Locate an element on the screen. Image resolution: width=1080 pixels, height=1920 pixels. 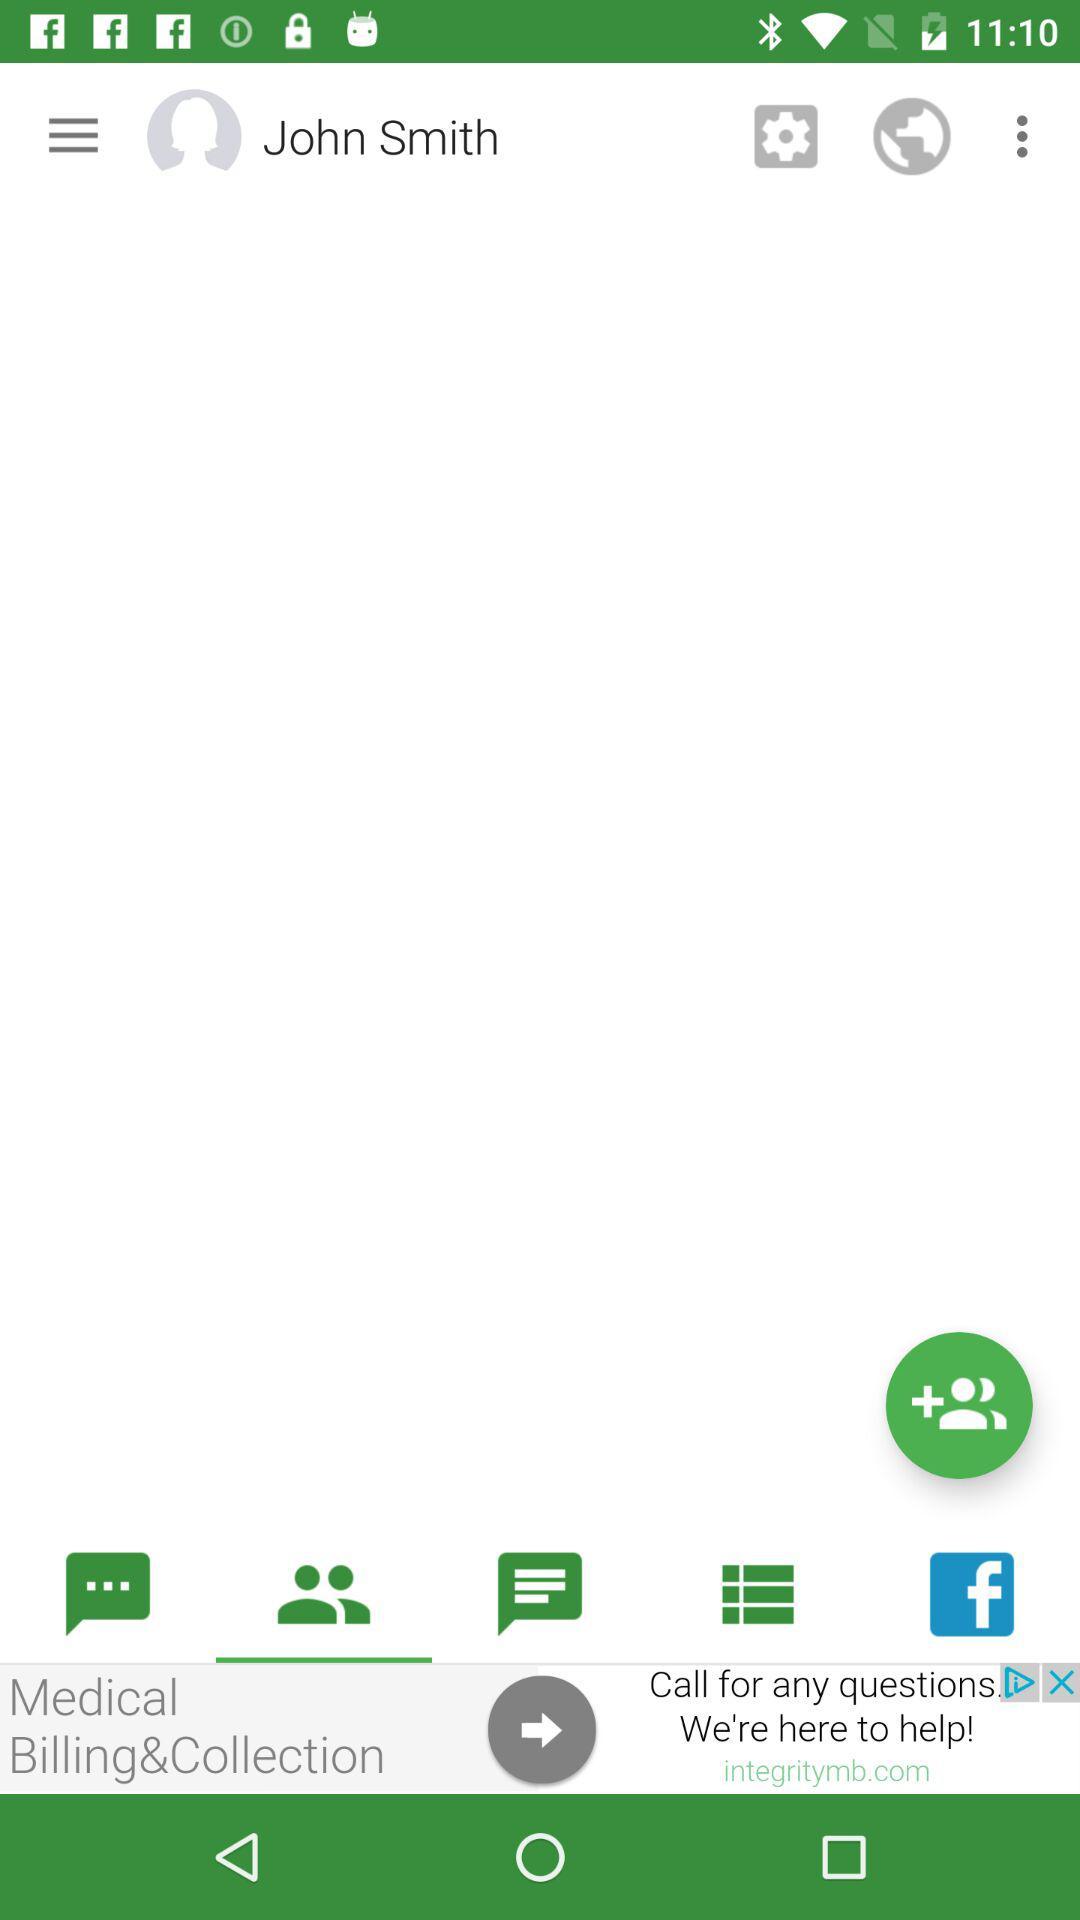
the advertisement is located at coordinates (540, 1727).